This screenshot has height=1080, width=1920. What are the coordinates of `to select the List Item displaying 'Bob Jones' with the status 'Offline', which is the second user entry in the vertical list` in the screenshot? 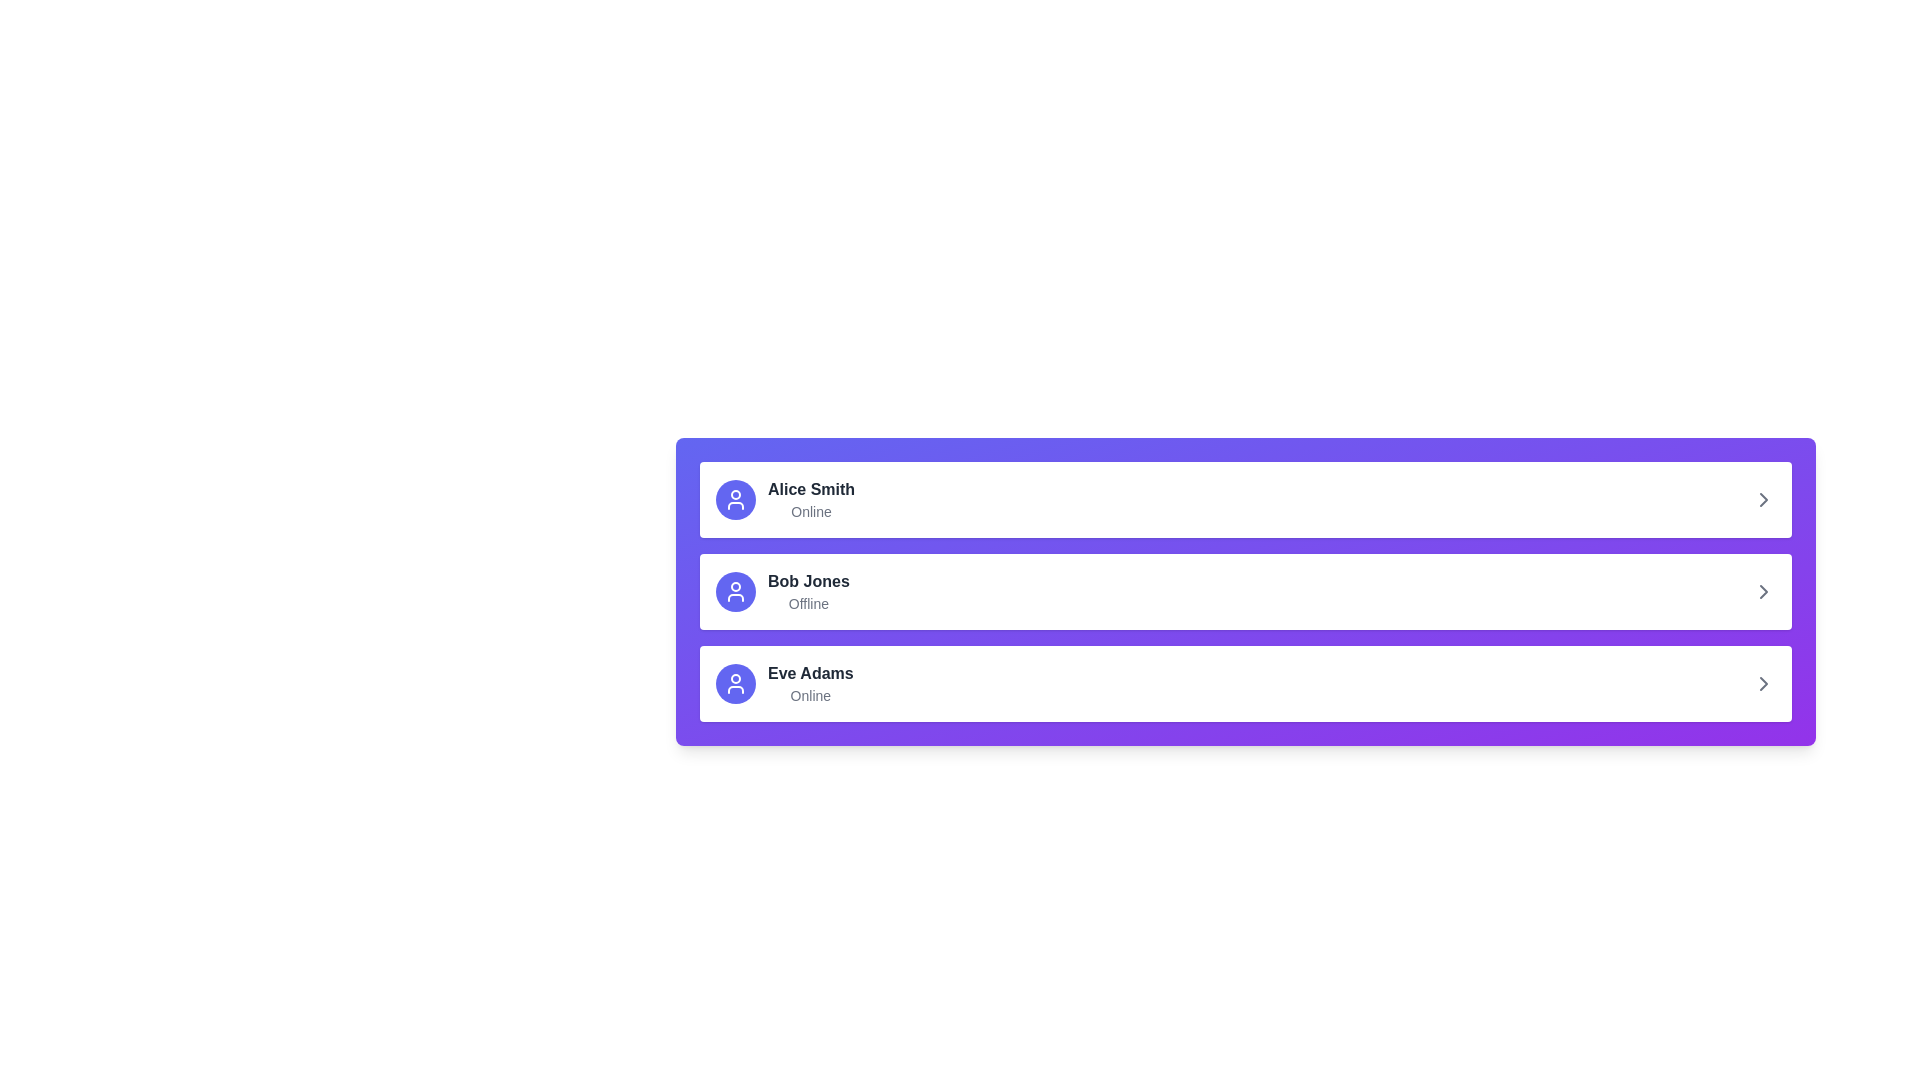 It's located at (781, 590).